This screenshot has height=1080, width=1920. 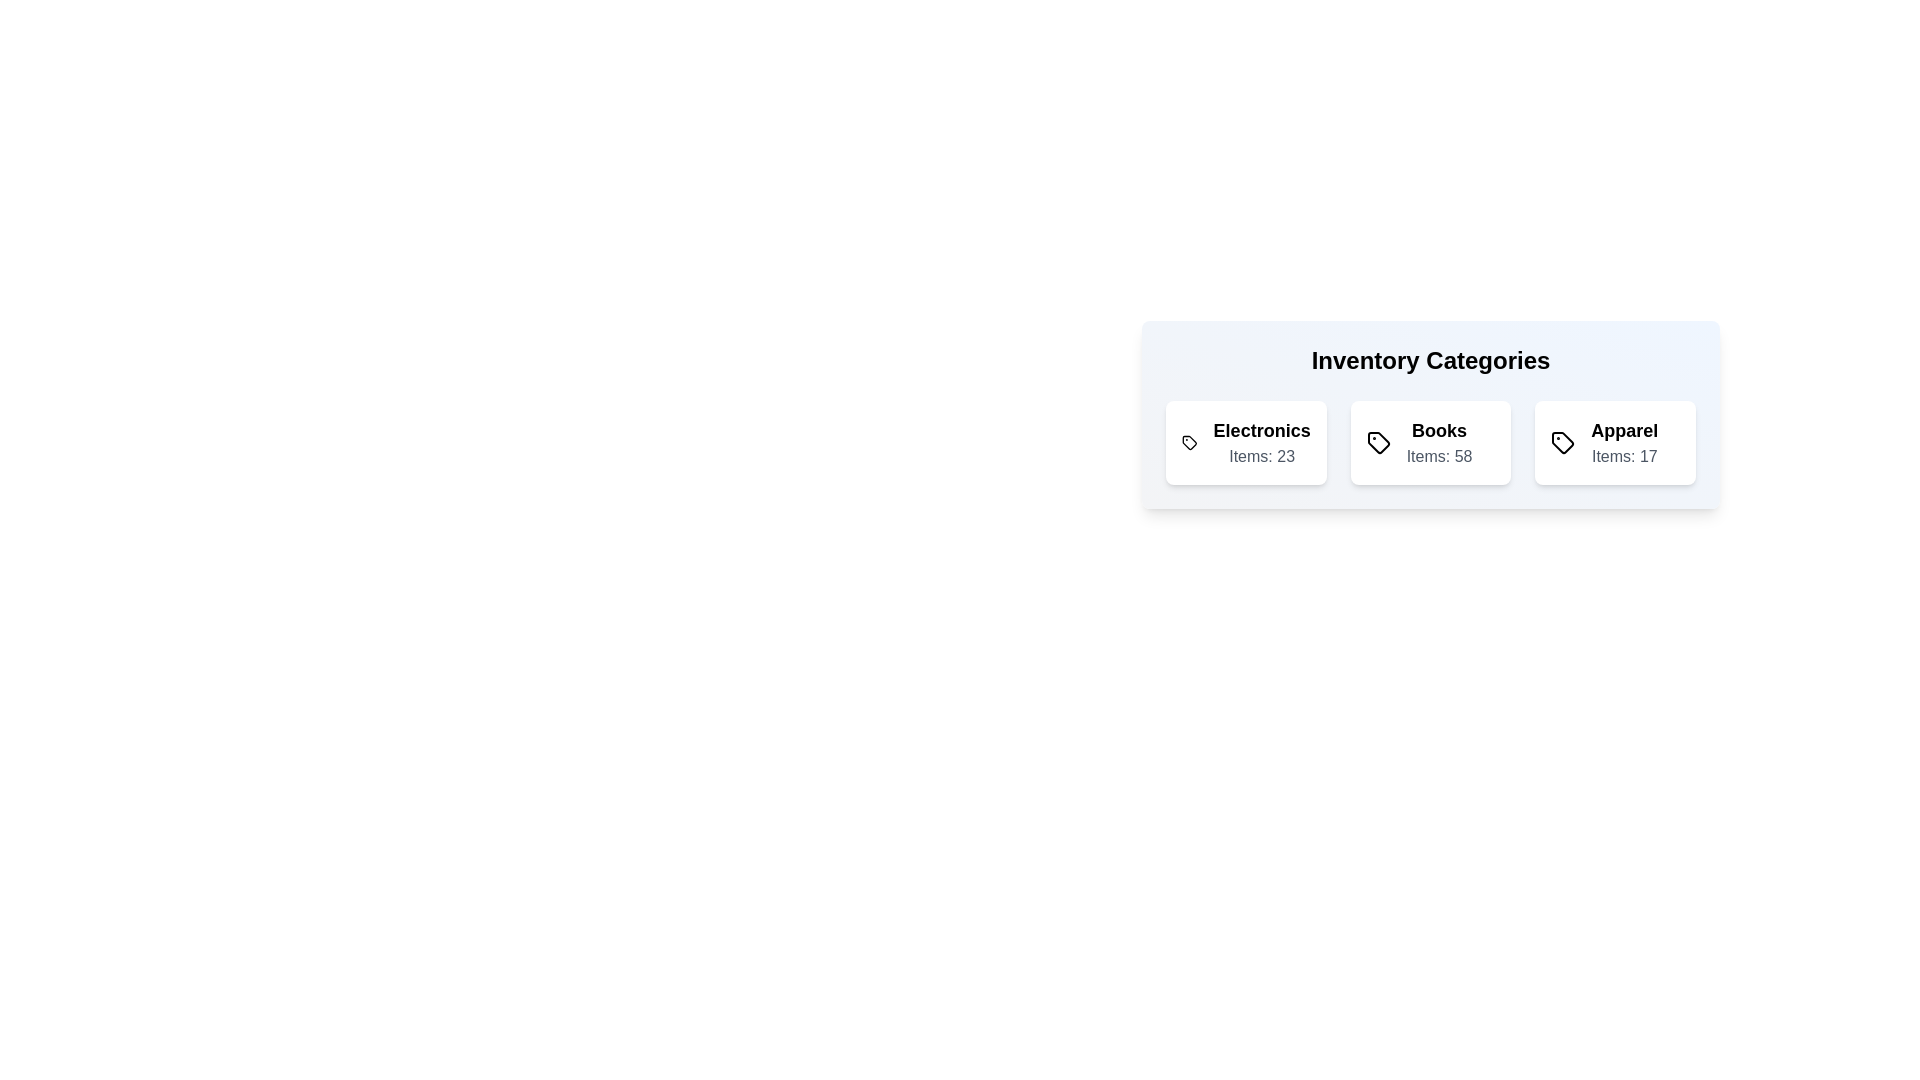 What do you see at coordinates (1616, 442) in the screenshot?
I see `the category card for Apparel` at bounding box center [1616, 442].